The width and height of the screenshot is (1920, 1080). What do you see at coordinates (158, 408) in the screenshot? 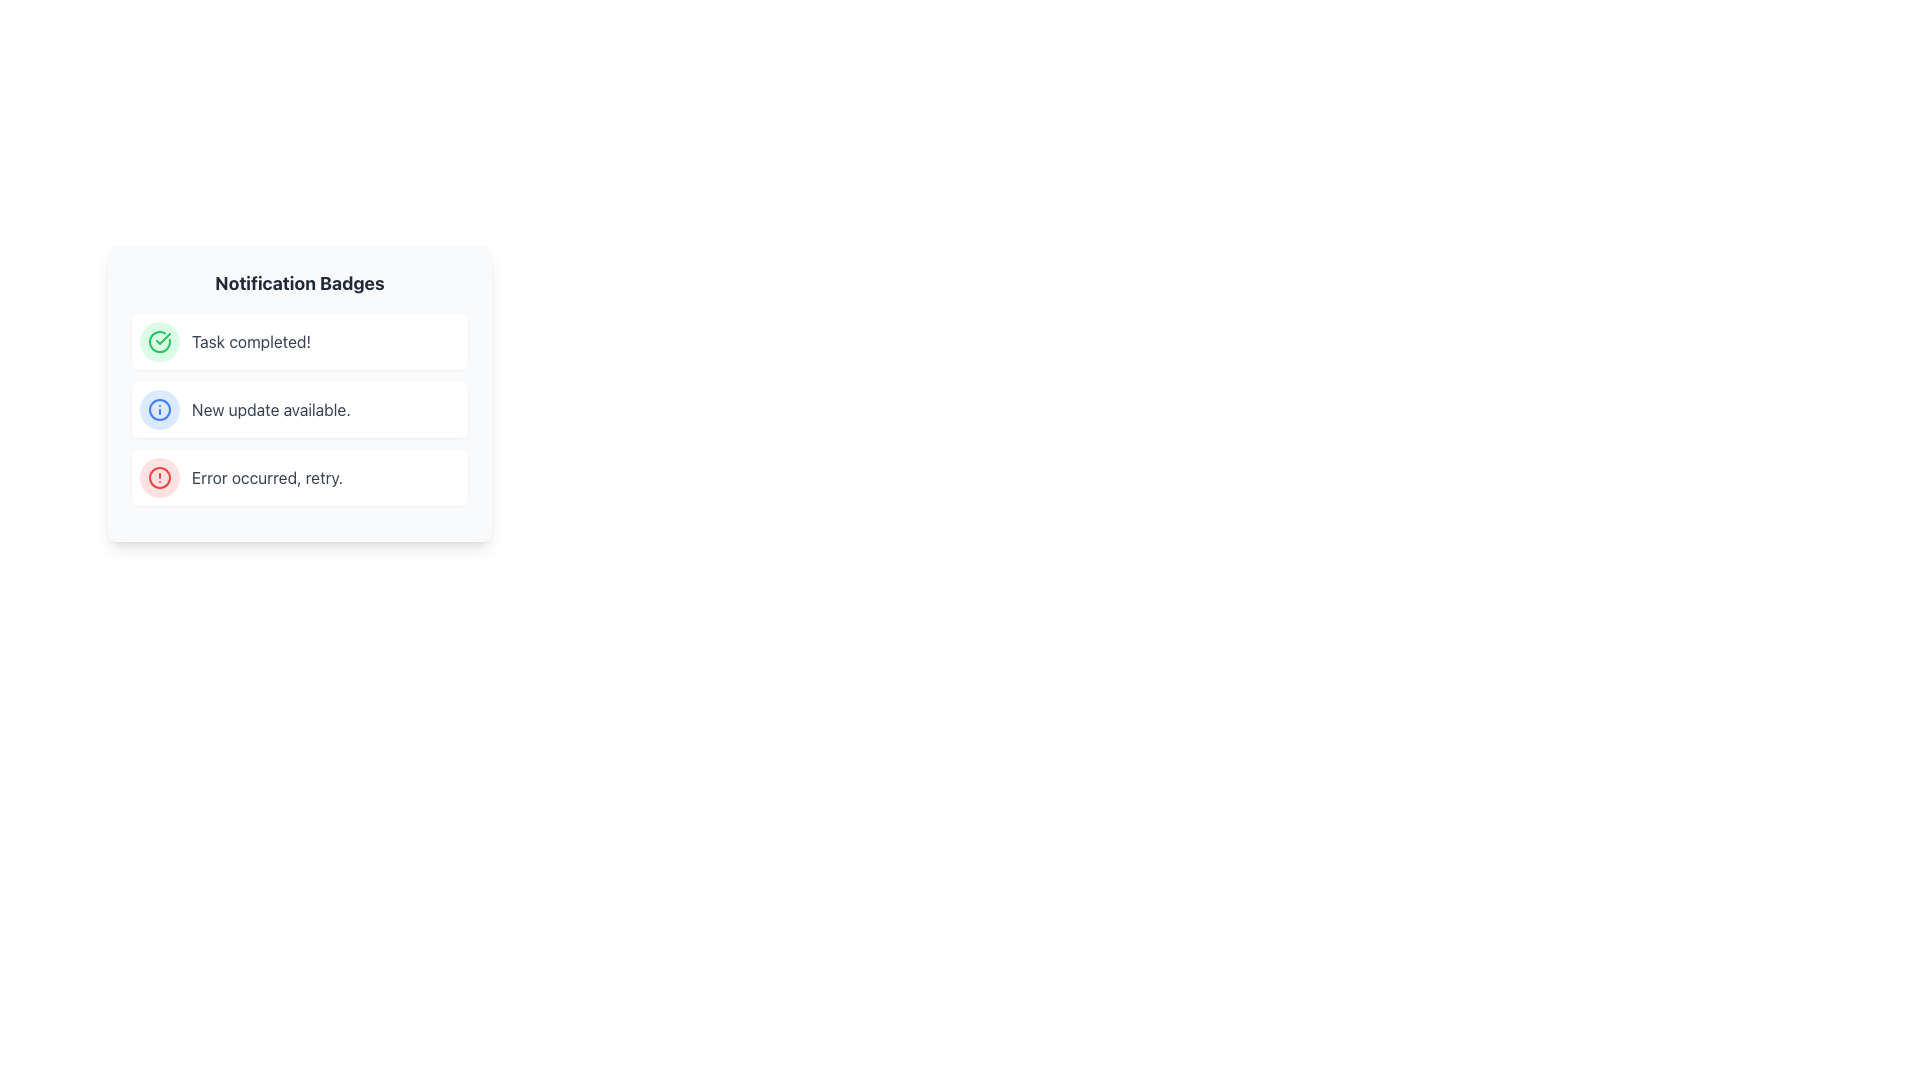
I see `informational icon representing the update notification located in the second notification entry, to the left of the text 'New update available.'` at bounding box center [158, 408].